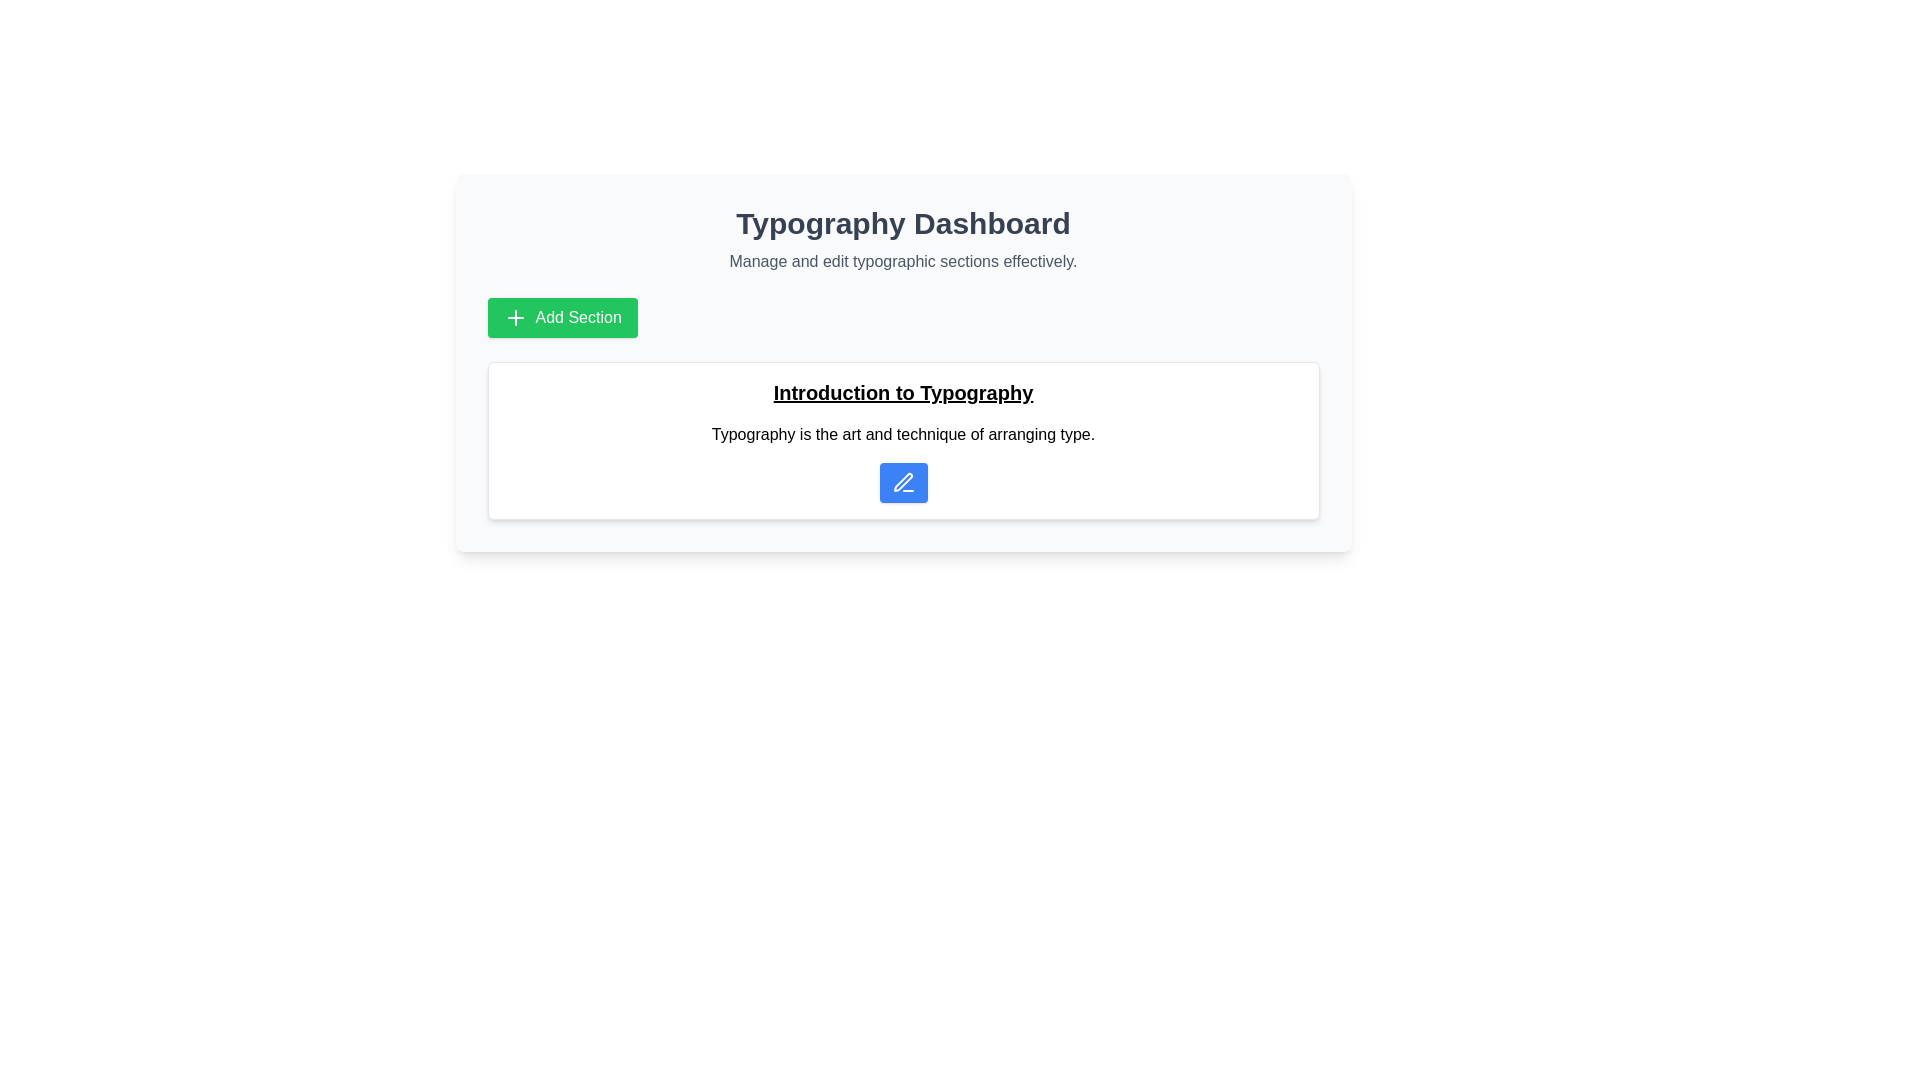  What do you see at coordinates (902, 223) in the screenshot?
I see `header text which serves as the title of the current section, positioned above the text 'Manage and edit typographic sections effectively.'` at bounding box center [902, 223].